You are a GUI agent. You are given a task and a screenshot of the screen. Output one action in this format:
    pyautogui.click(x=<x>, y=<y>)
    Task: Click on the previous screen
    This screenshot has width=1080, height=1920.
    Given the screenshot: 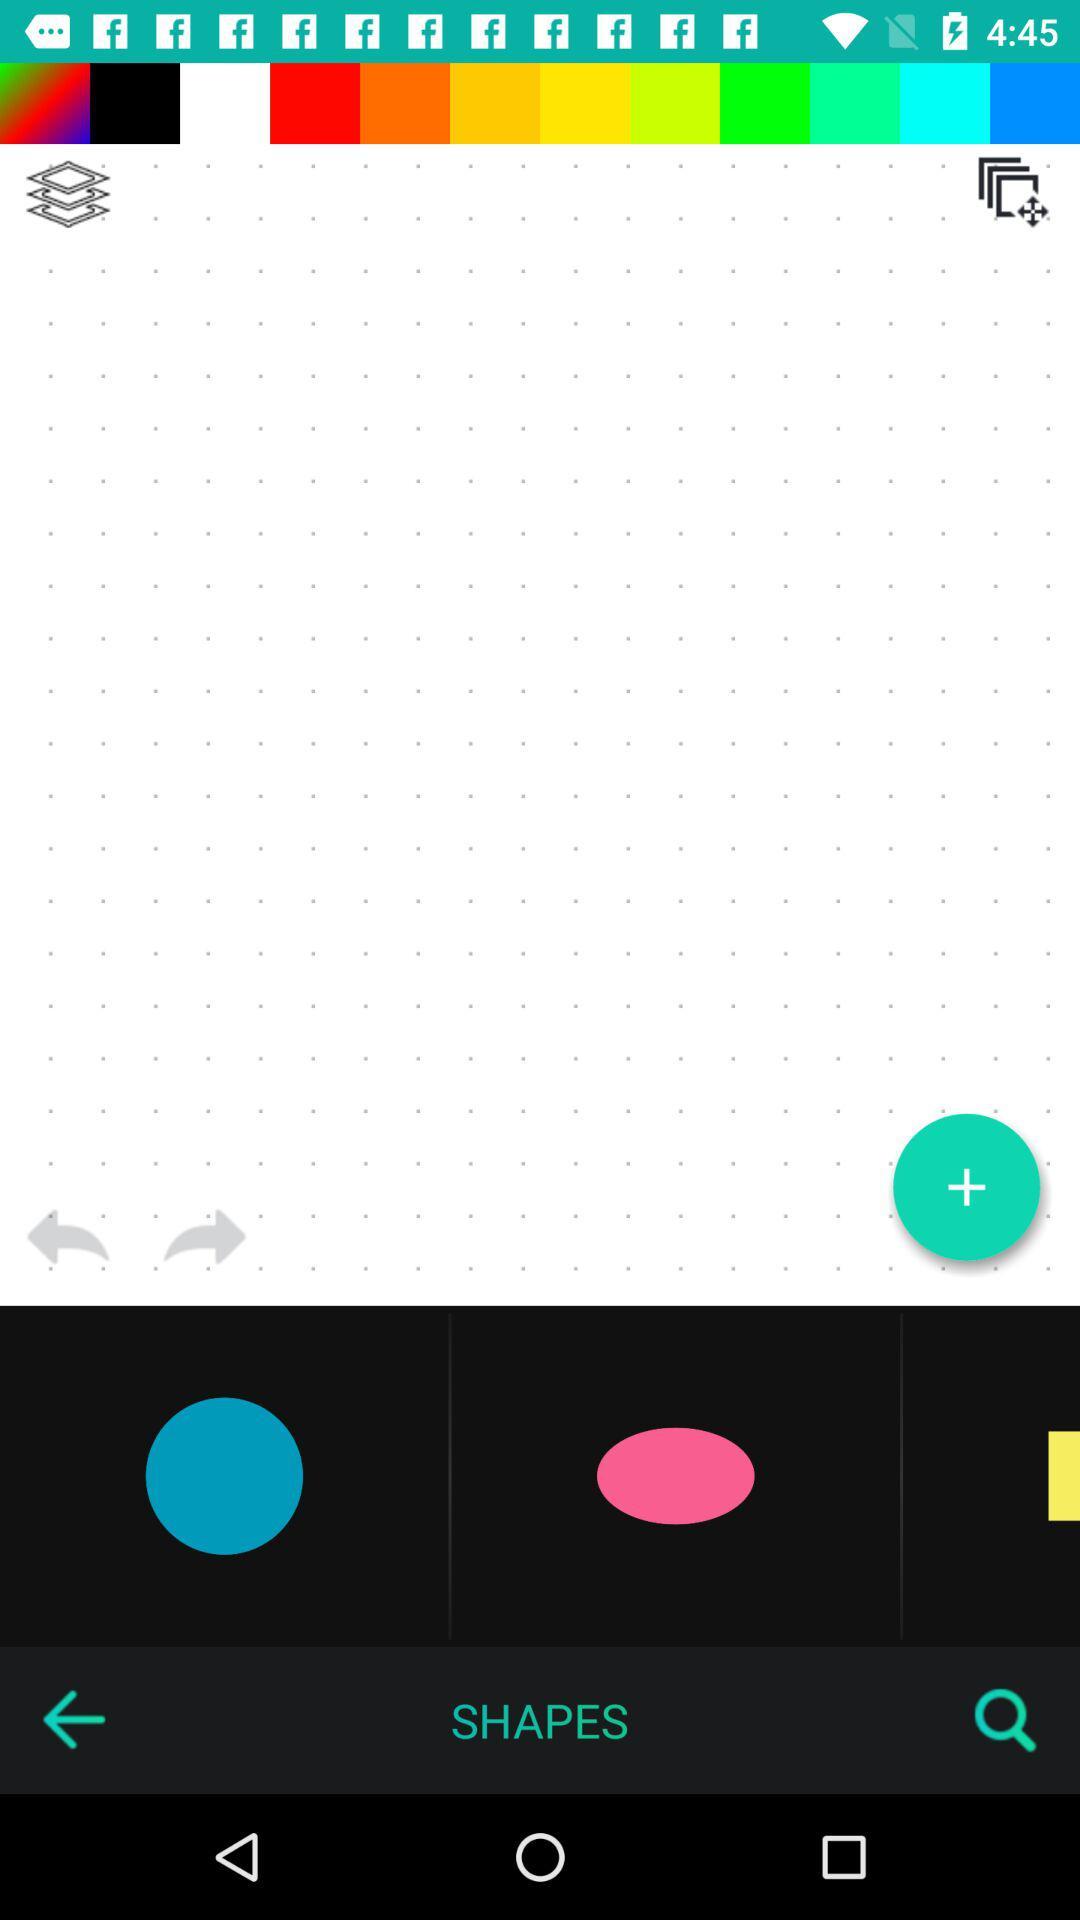 What is the action you would take?
    pyautogui.click(x=72, y=1719)
    